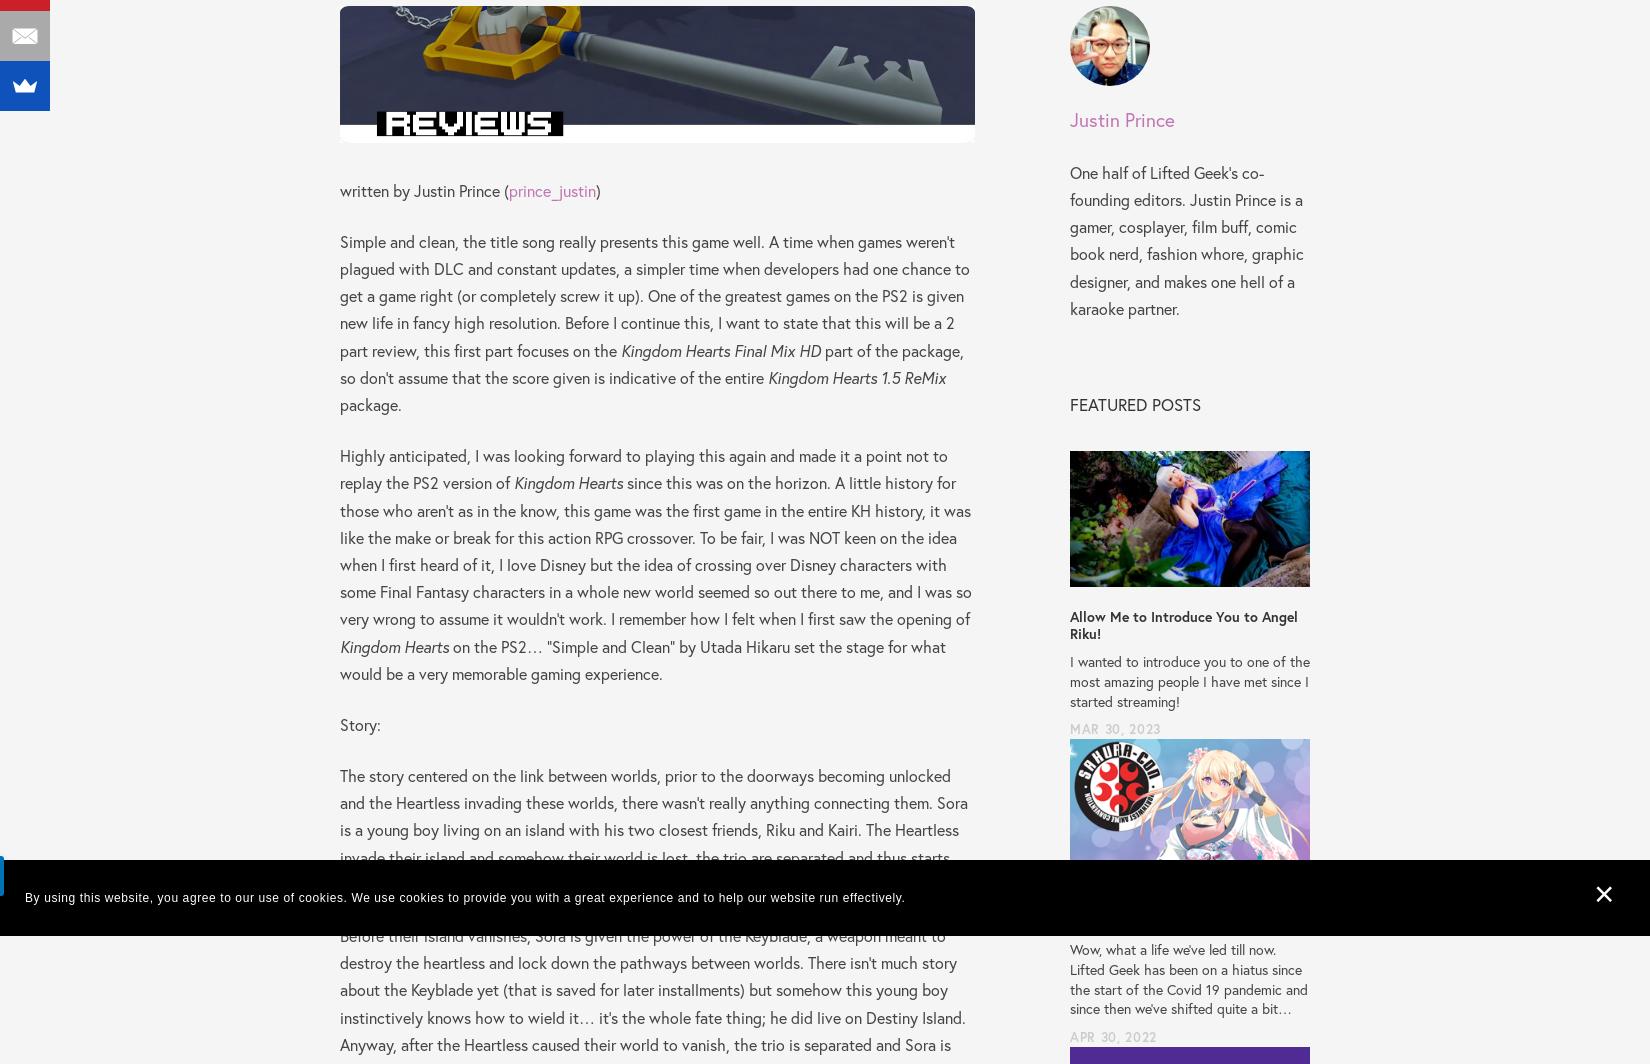  I want to click on 'Highly anticipated, I was looking forward to playing this
again and made it a point not to replay the PS2 version of', so click(340, 469).